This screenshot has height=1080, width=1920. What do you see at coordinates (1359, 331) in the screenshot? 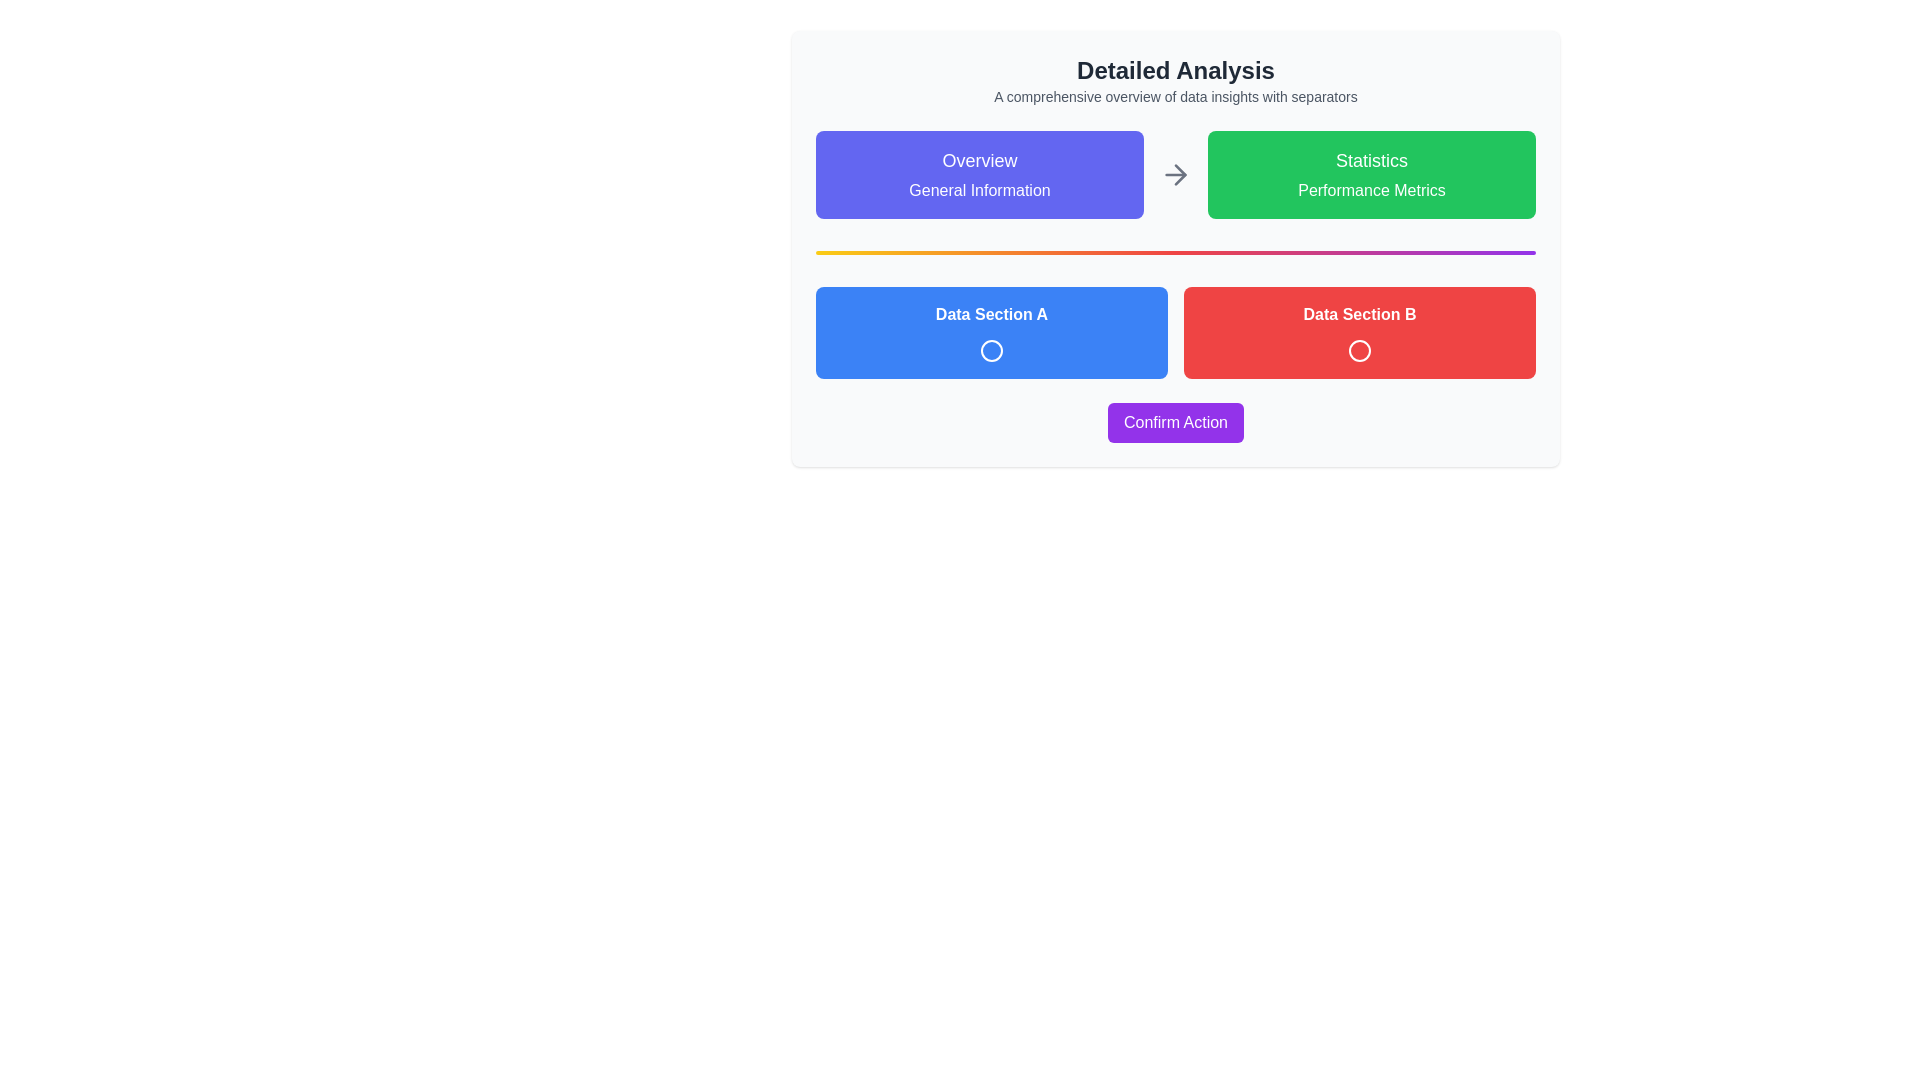
I see `the red rectangular button labeled 'Data Section B'` at bounding box center [1359, 331].